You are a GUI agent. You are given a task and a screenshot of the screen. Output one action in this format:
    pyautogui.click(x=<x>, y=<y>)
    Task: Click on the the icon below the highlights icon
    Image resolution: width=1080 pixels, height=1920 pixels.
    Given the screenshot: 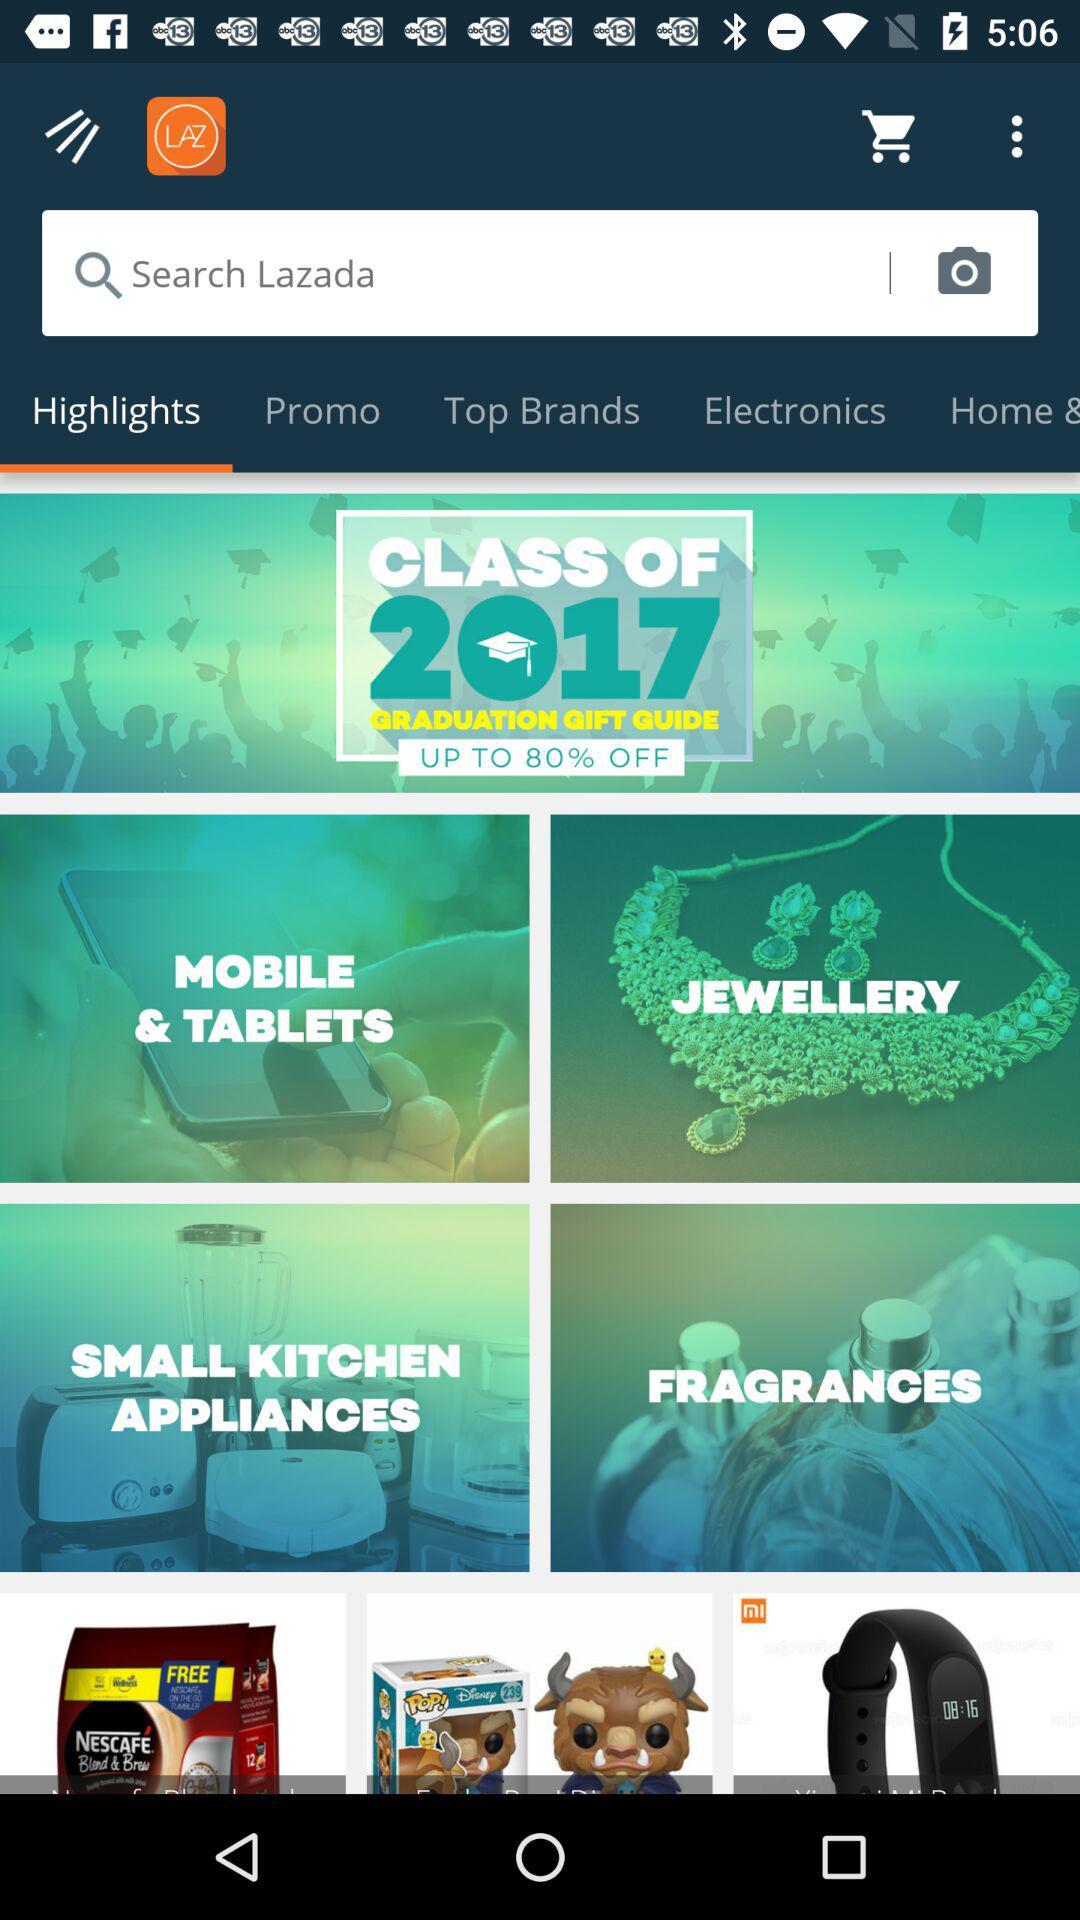 What is the action you would take?
    pyautogui.click(x=540, y=643)
    